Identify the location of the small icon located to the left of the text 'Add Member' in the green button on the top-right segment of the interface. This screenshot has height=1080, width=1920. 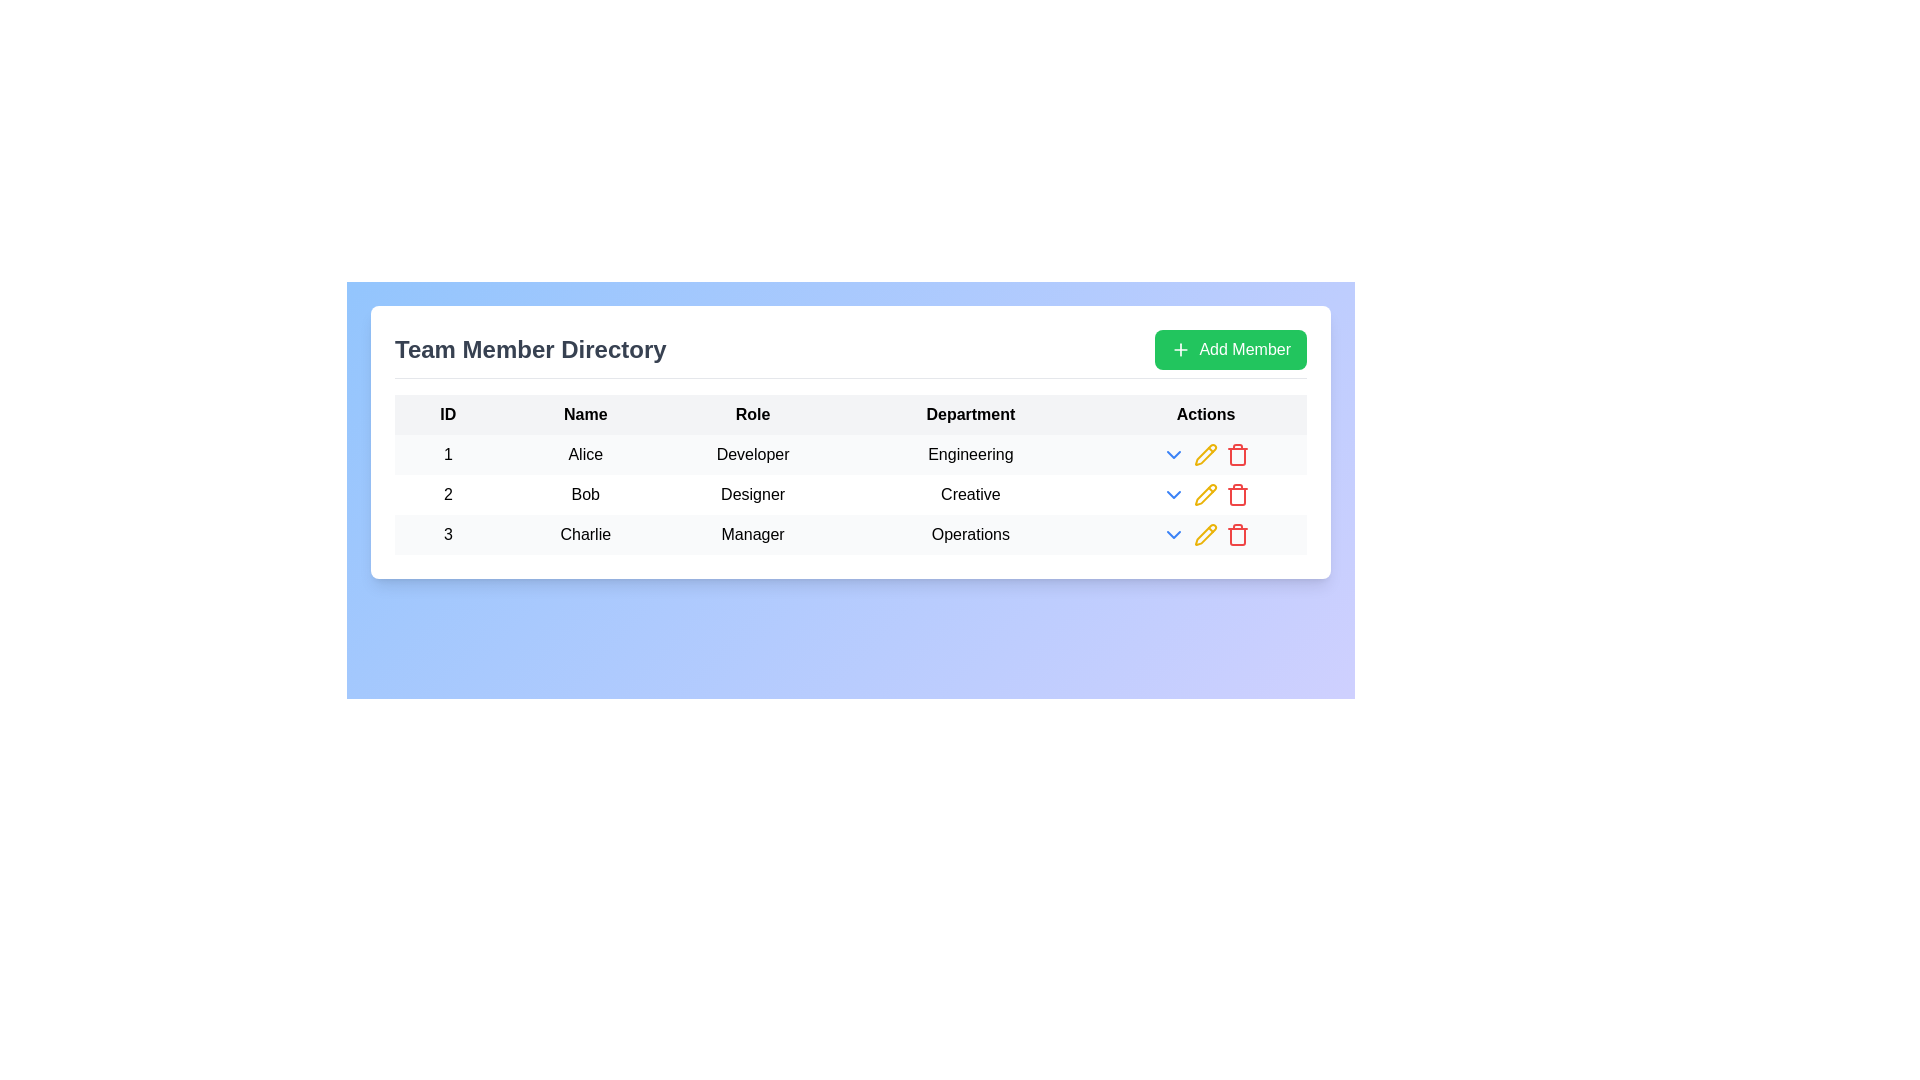
(1181, 349).